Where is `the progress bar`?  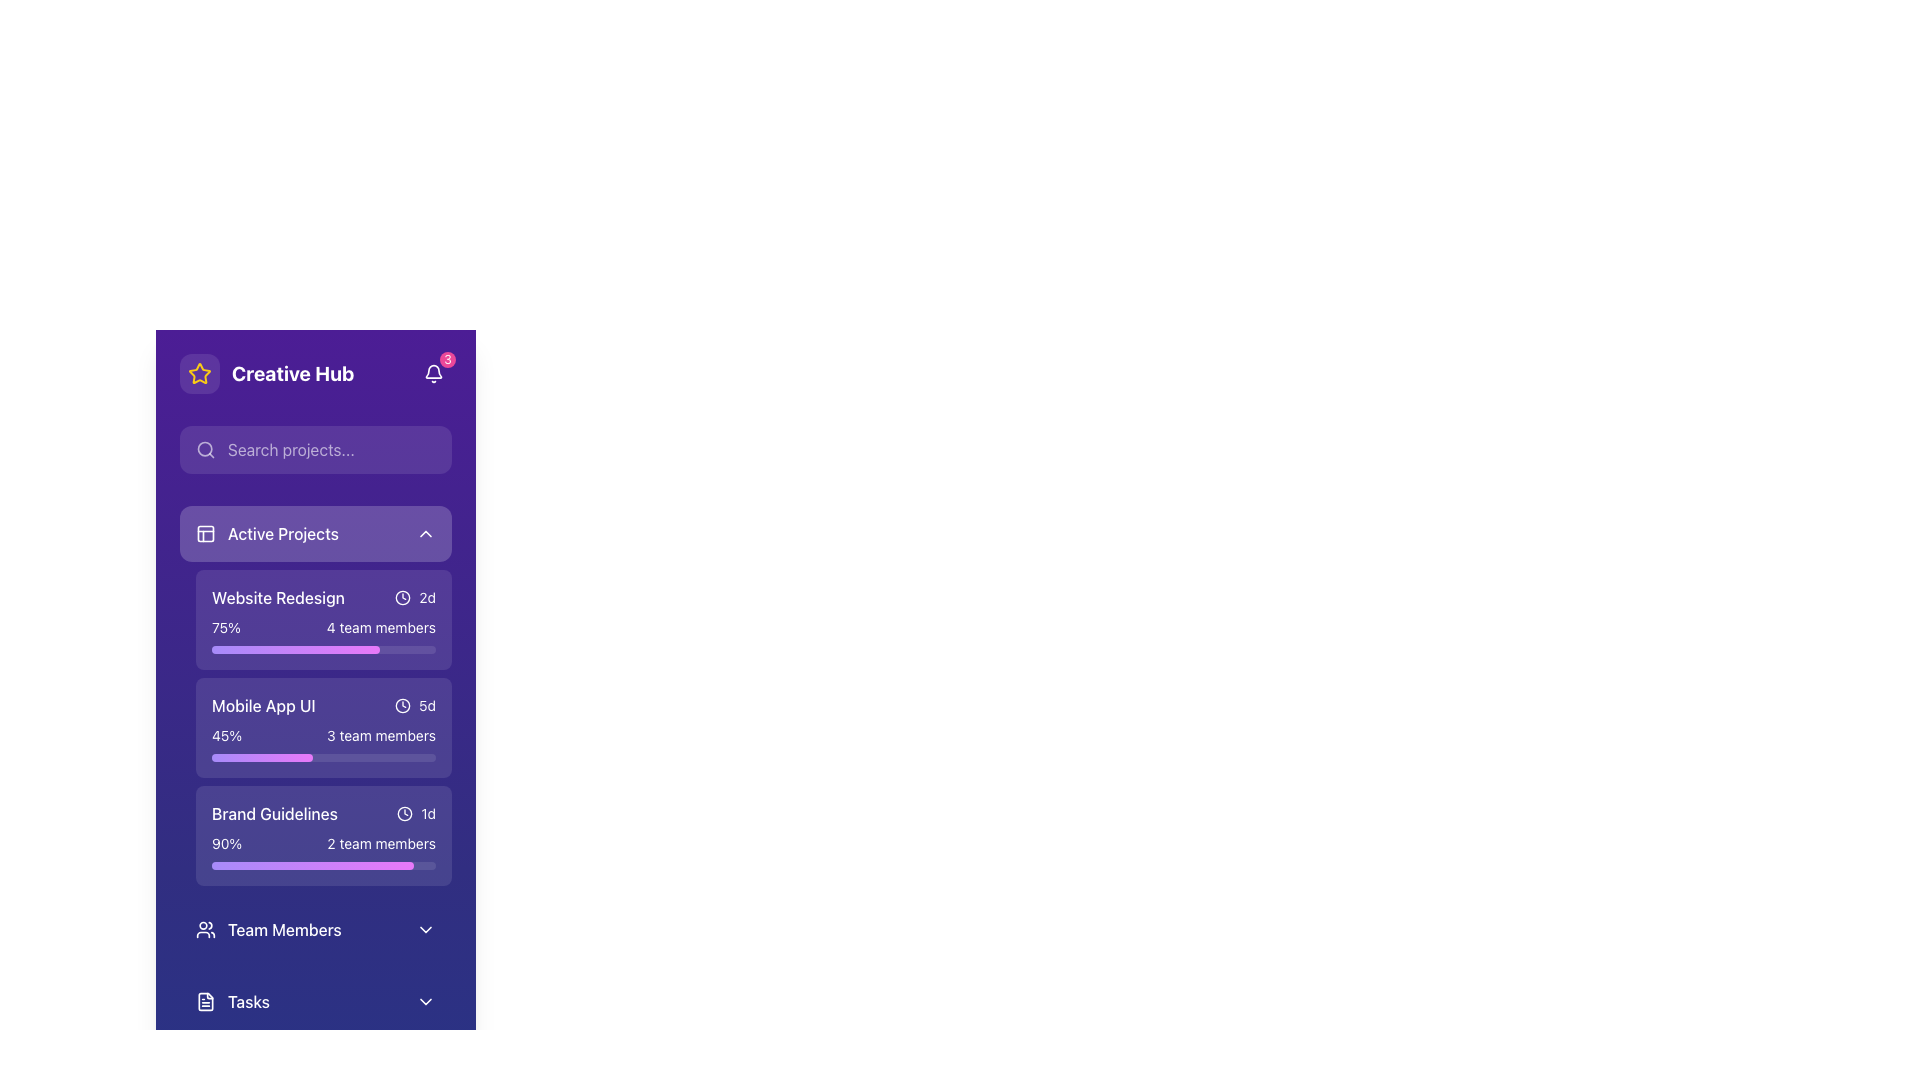 the progress bar is located at coordinates (285, 865).